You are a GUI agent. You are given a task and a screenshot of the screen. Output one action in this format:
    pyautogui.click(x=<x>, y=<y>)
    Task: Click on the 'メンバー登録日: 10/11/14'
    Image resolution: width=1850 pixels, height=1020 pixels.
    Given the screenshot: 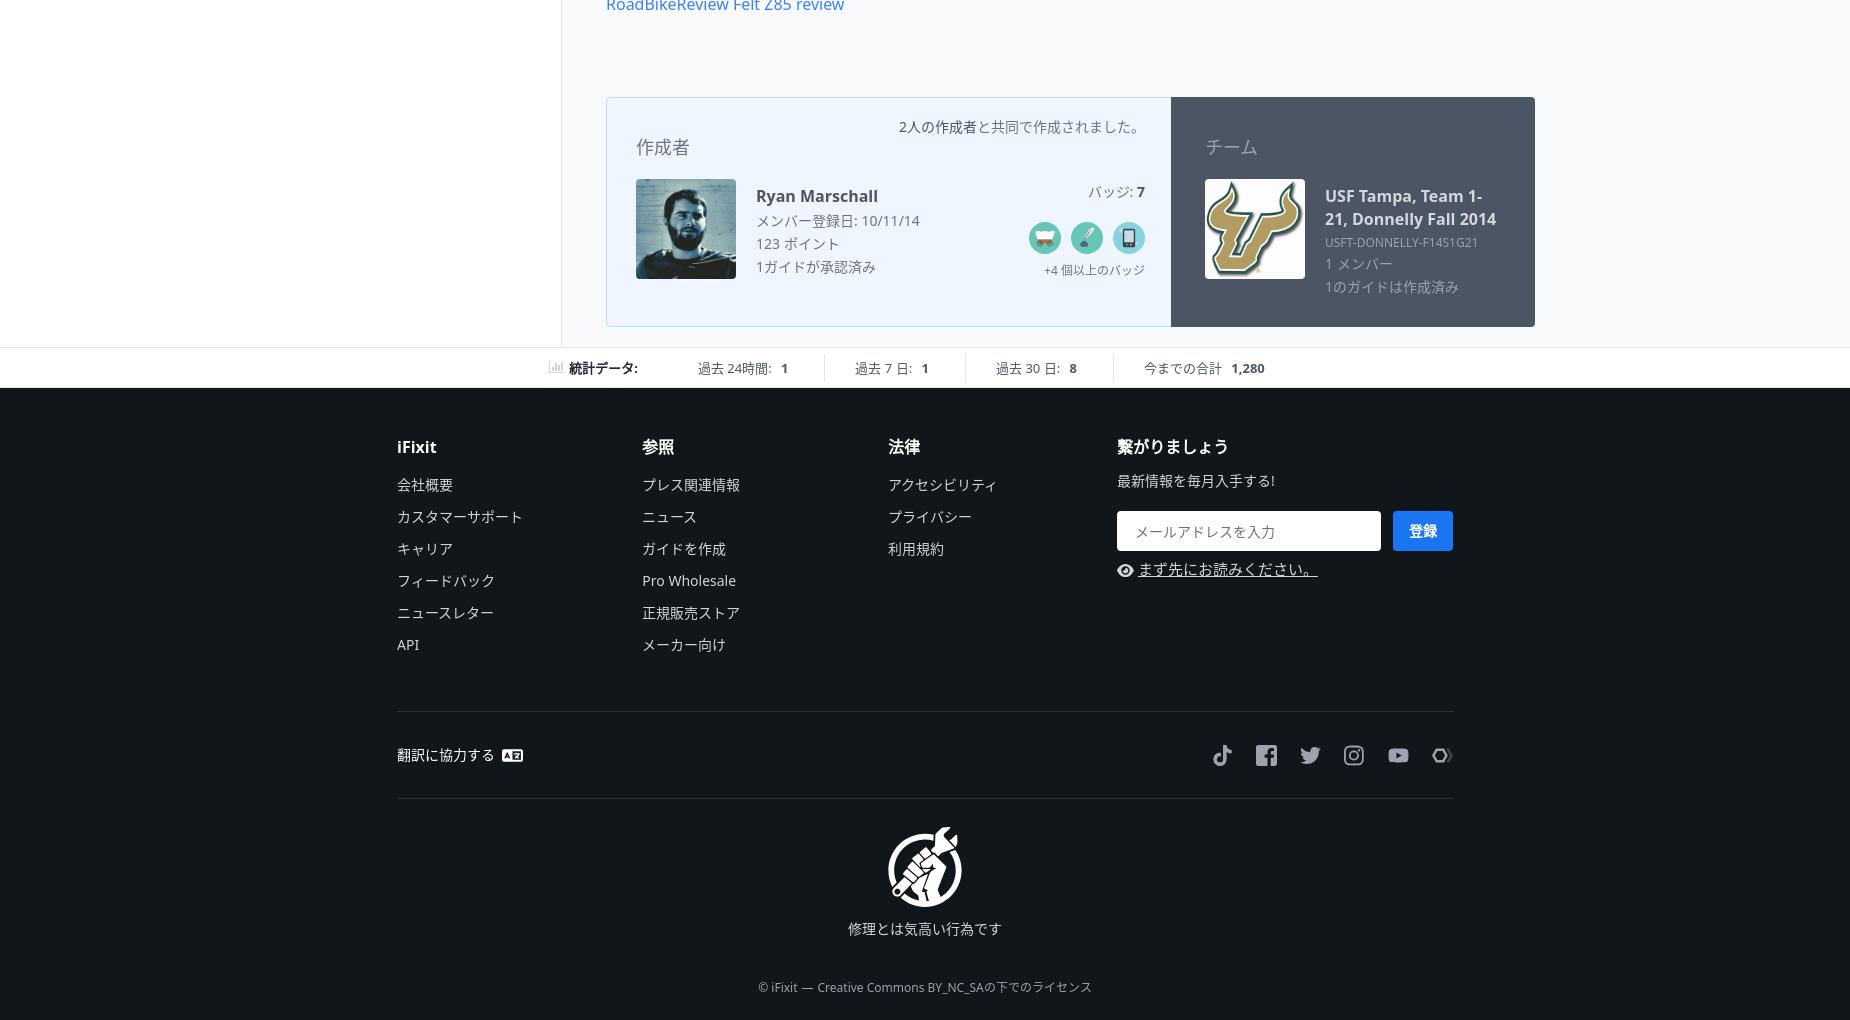 What is the action you would take?
    pyautogui.click(x=837, y=219)
    